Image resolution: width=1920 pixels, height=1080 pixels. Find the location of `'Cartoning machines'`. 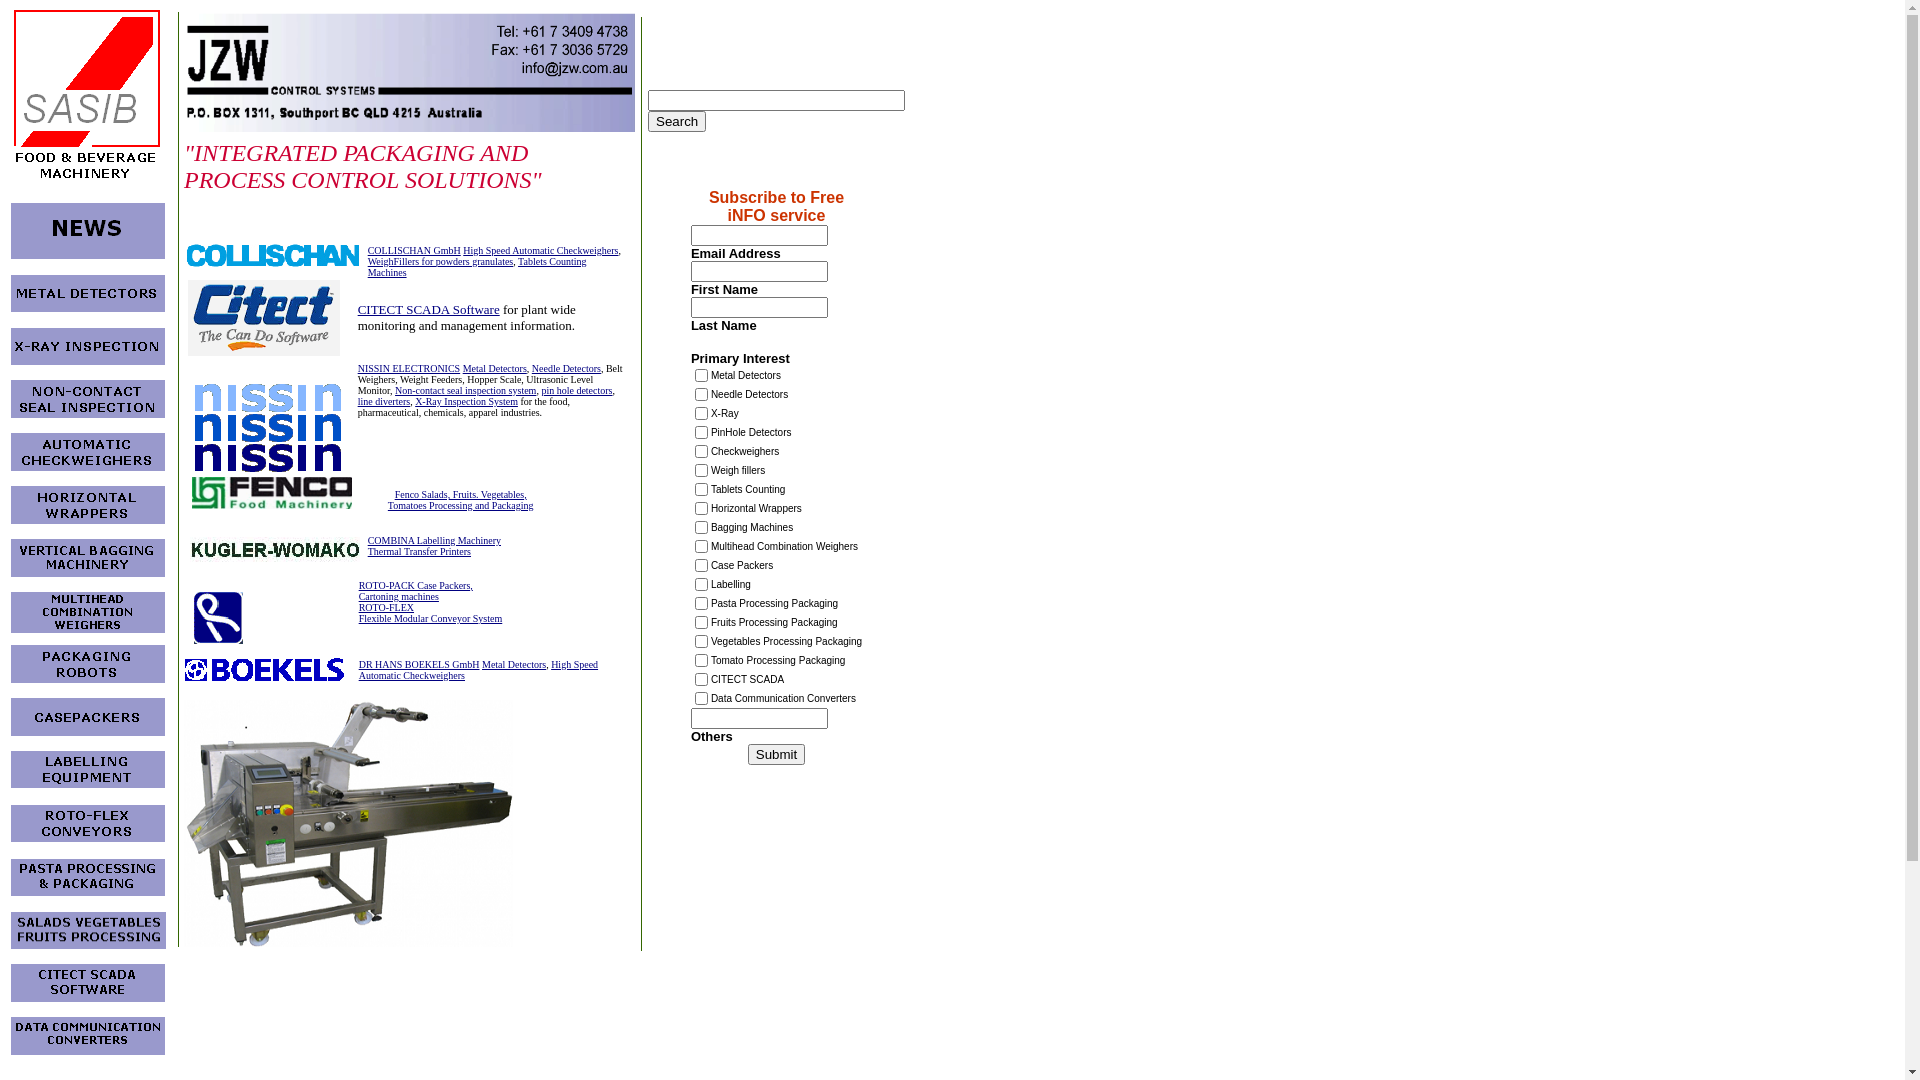

'Cartoning machines' is located at coordinates (398, 595).